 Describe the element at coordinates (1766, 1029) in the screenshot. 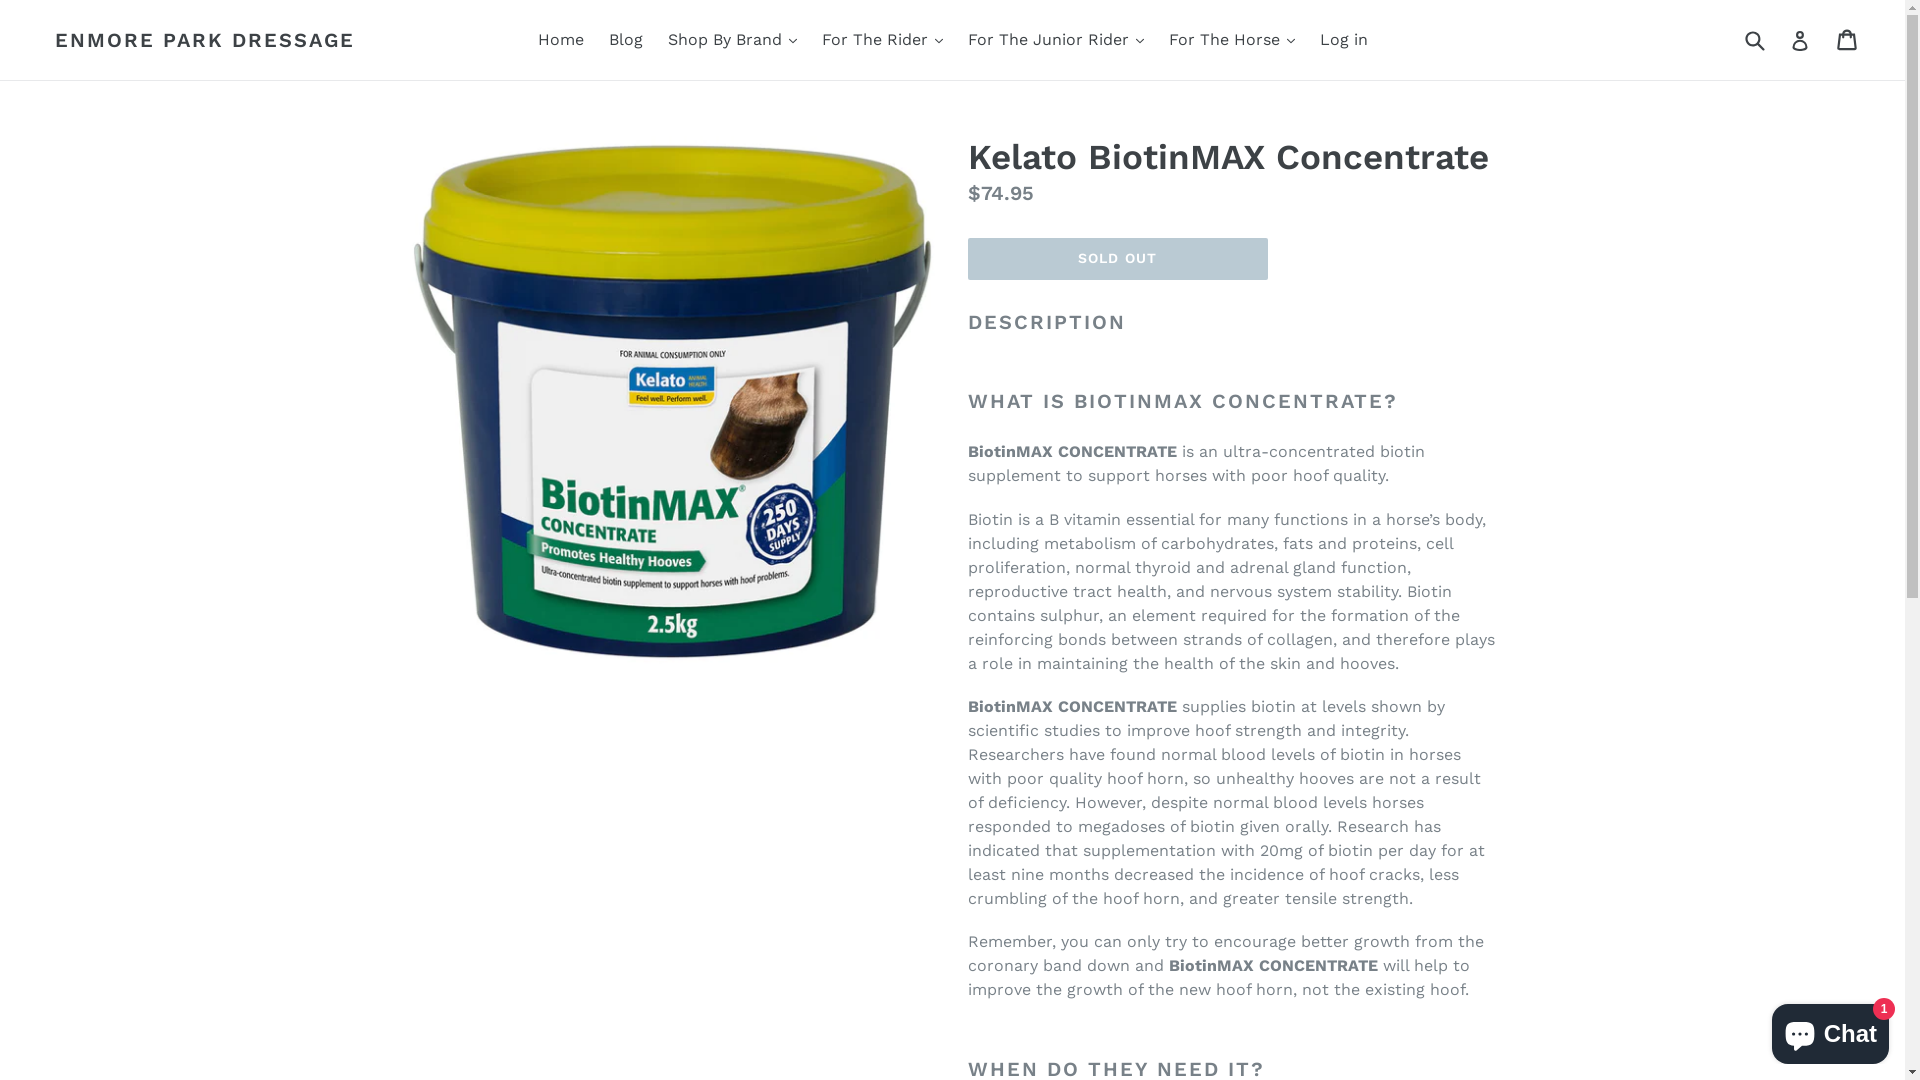

I see `'Shopify online store chat'` at that location.